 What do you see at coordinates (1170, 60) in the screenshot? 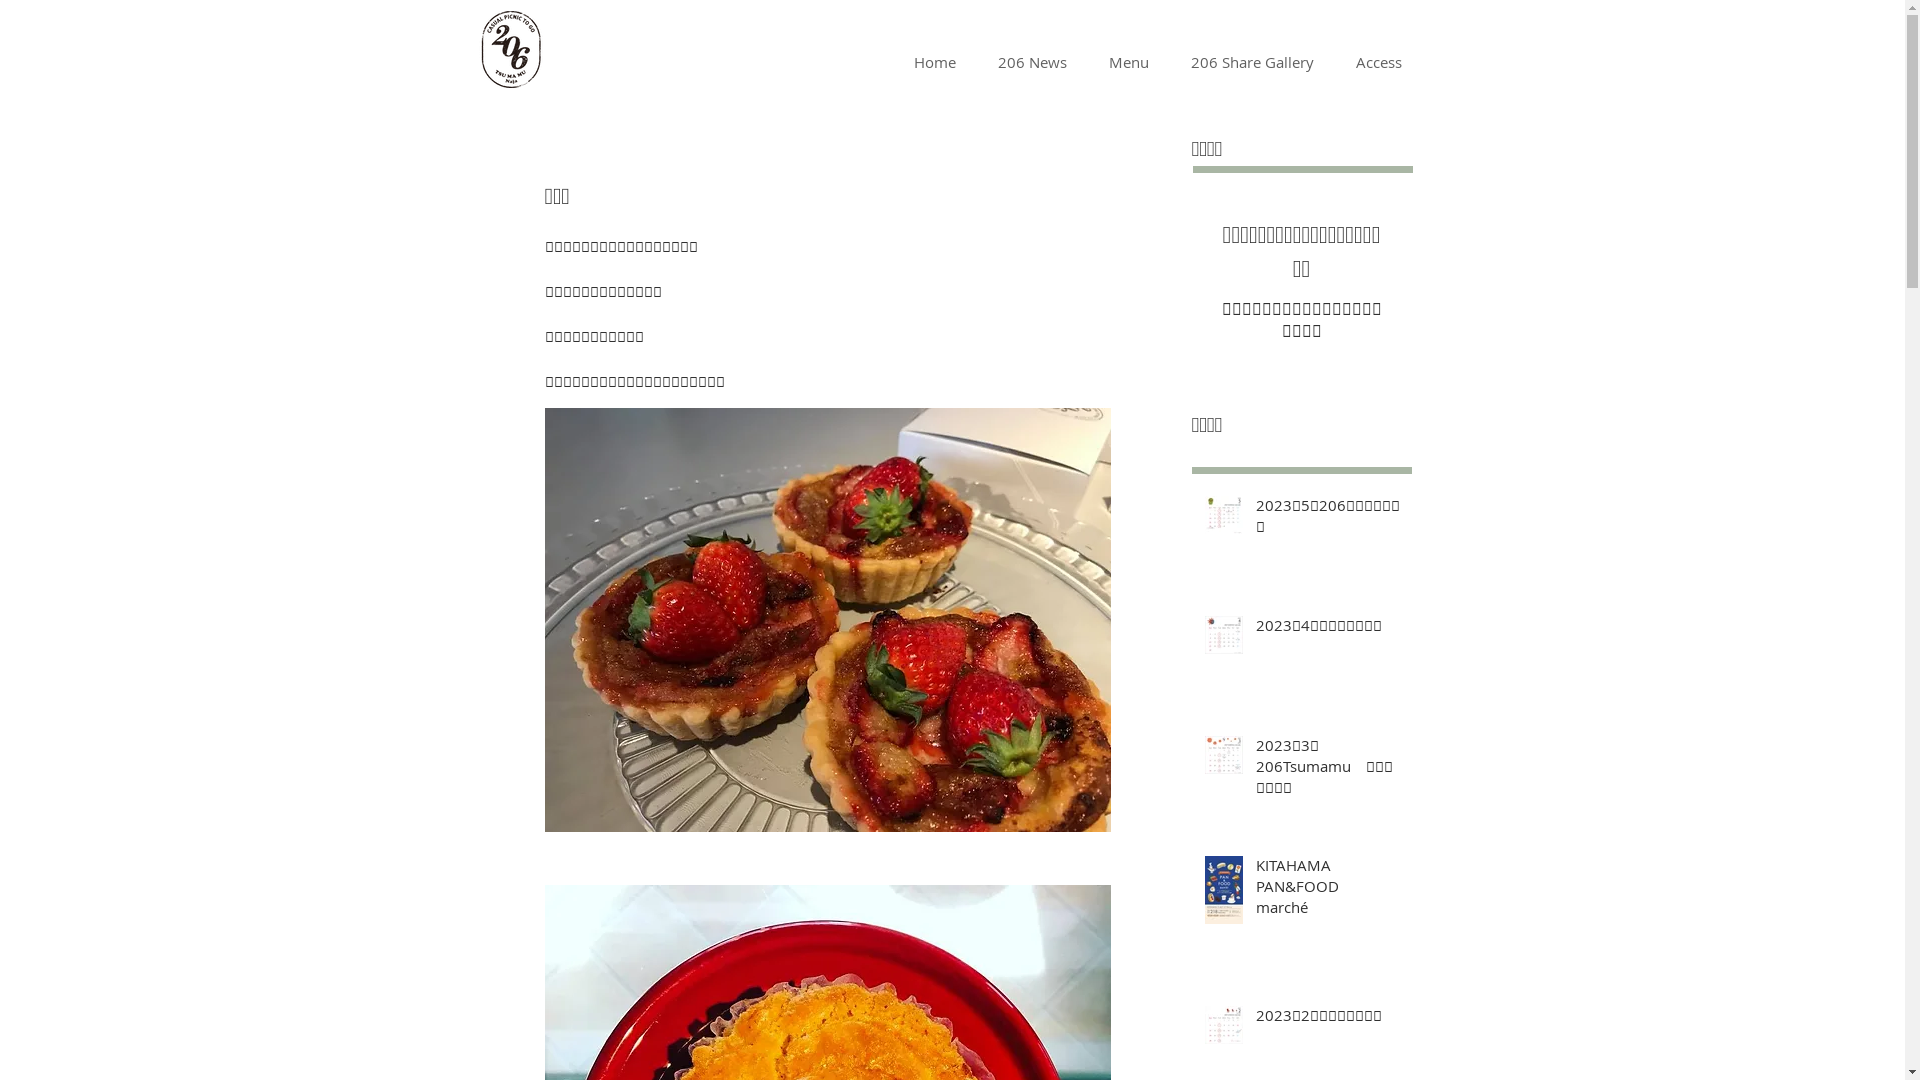
I see `'206 Share Gallery'` at bounding box center [1170, 60].